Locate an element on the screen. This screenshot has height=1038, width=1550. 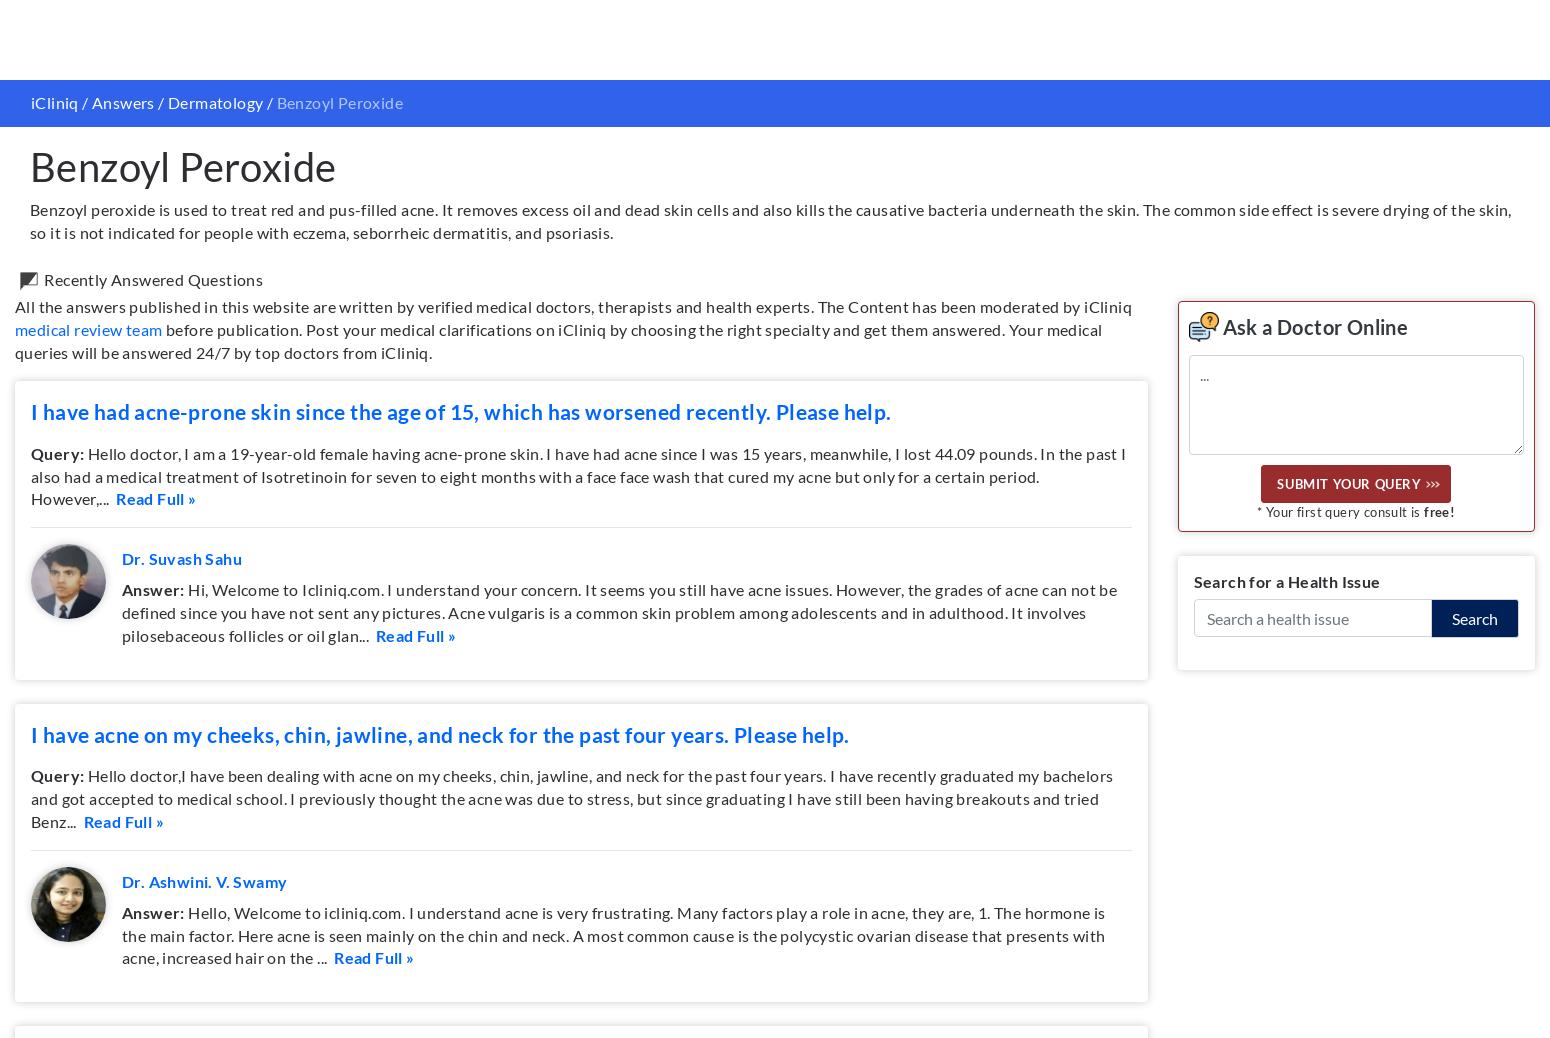
'Deals & Offers' is located at coordinates (841, 845).